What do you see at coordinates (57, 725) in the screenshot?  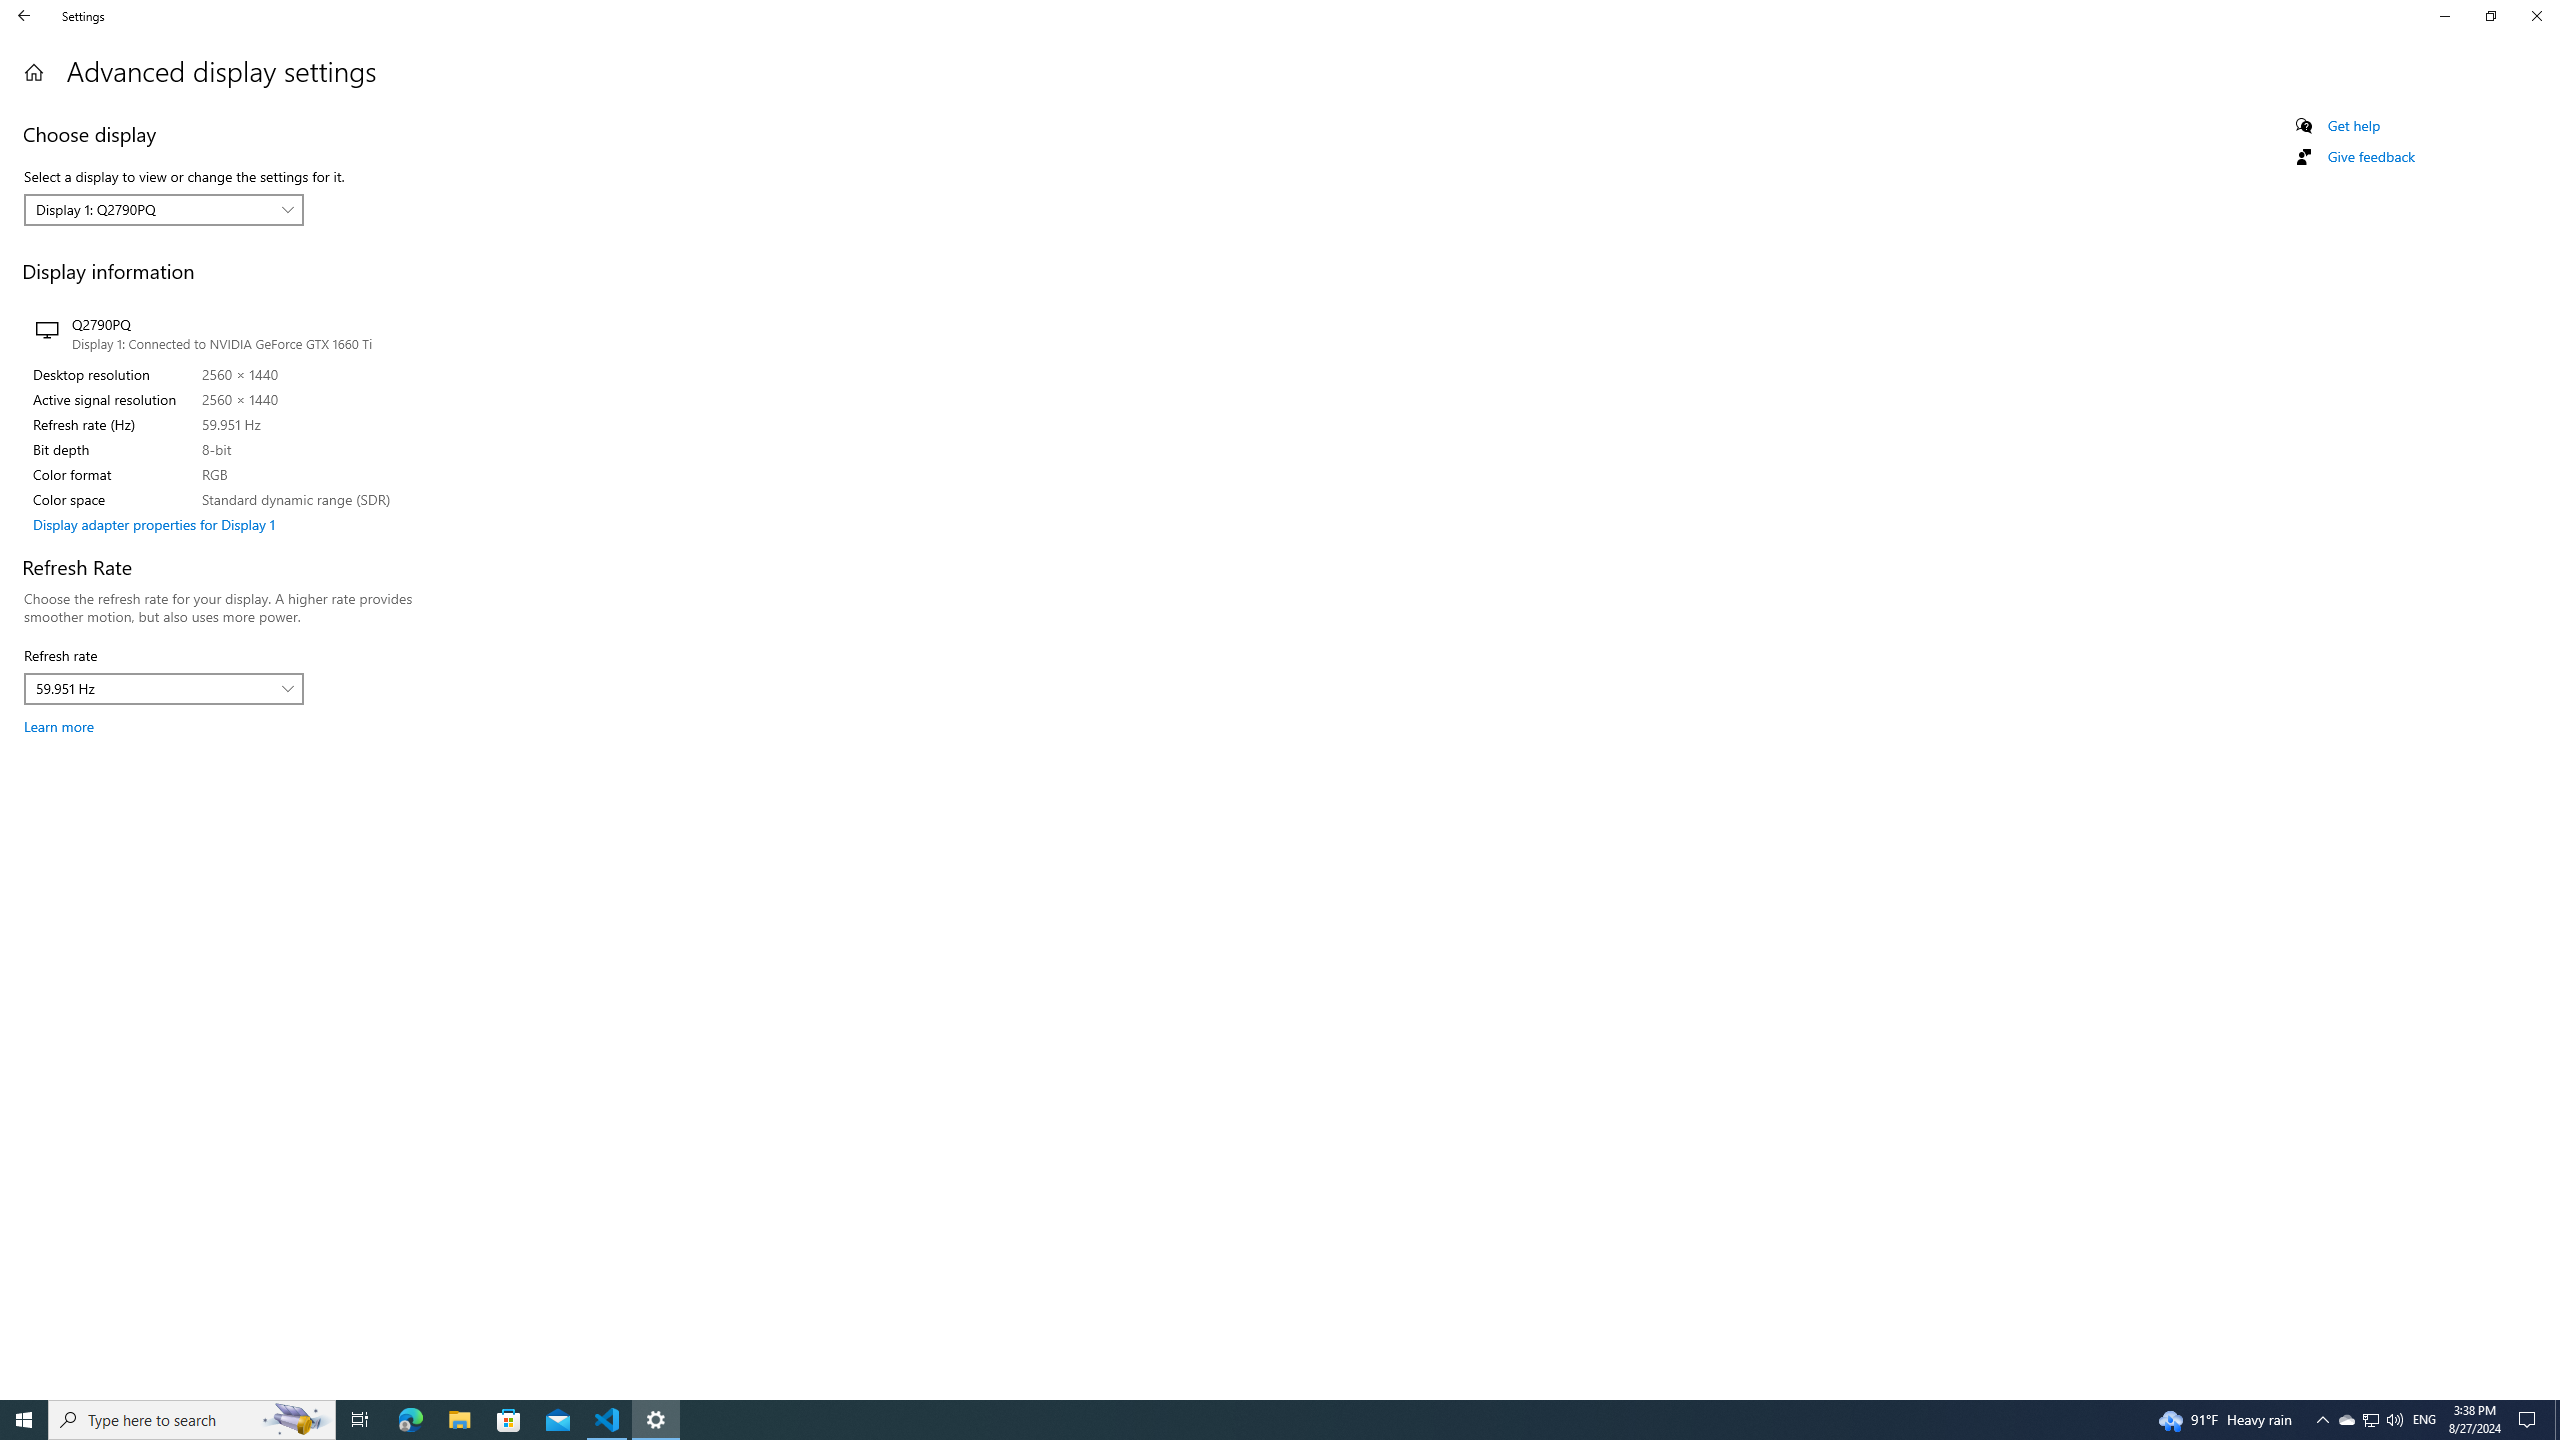 I see `'Learn more'` at bounding box center [57, 725].